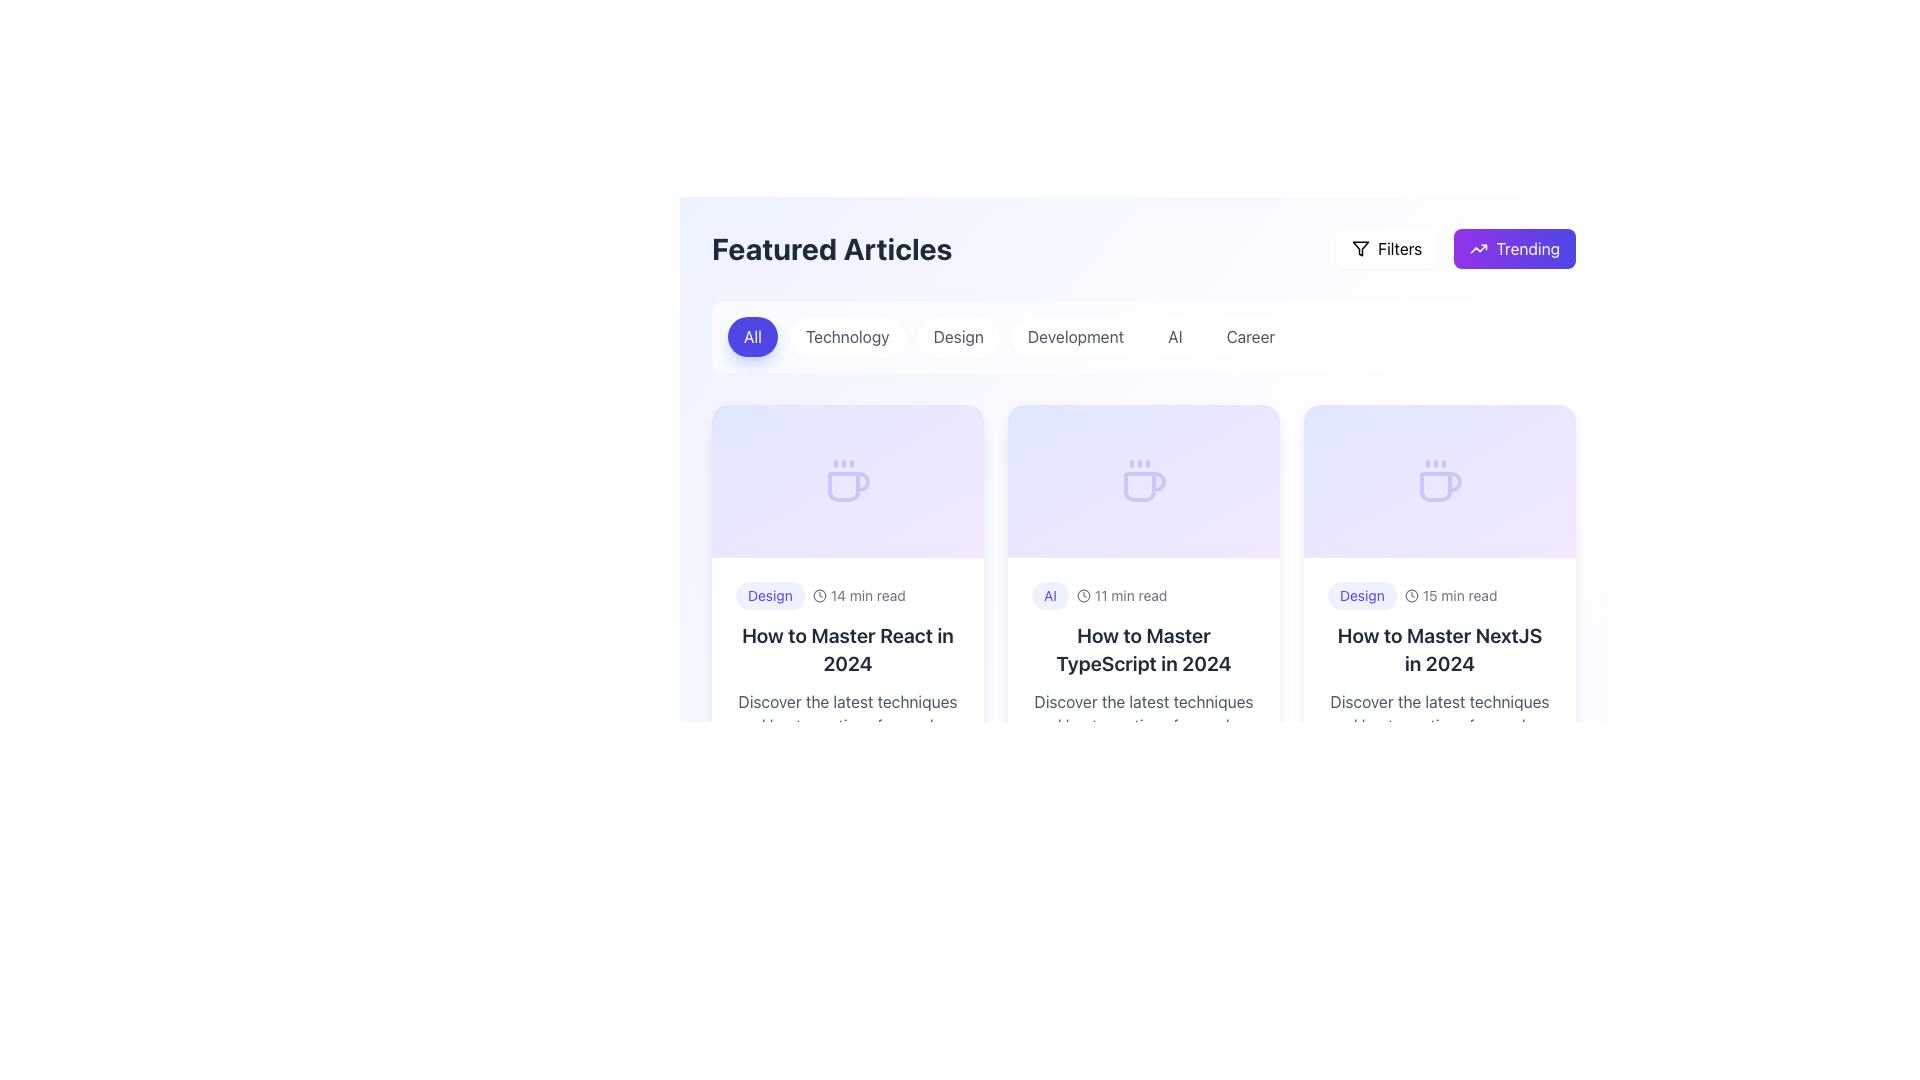  What do you see at coordinates (752, 335) in the screenshot?
I see `the first button labeled 'All' with a rounded pill shape and purple background located under the 'Featured Articles' heading` at bounding box center [752, 335].